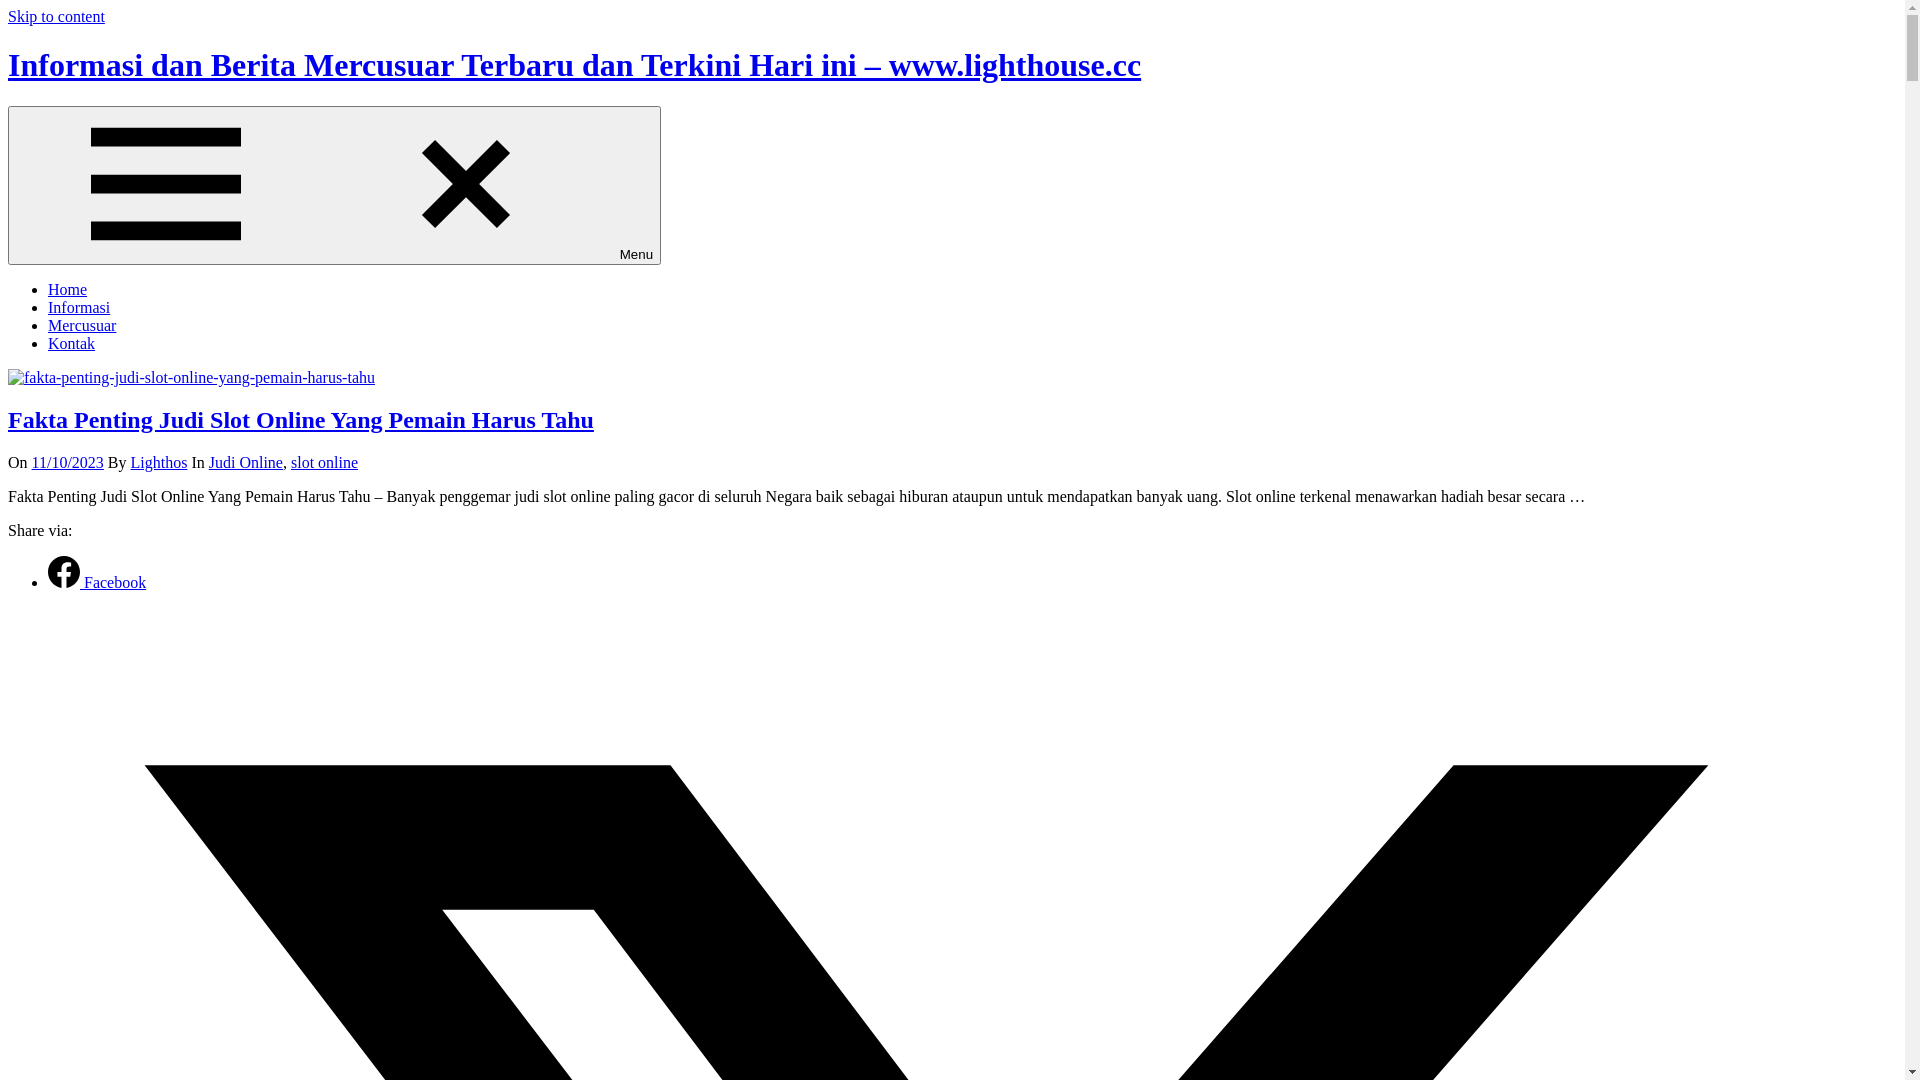 The height and width of the screenshot is (1080, 1920). Describe the element at coordinates (324, 462) in the screenshot. I see `'slot online'` at that location.